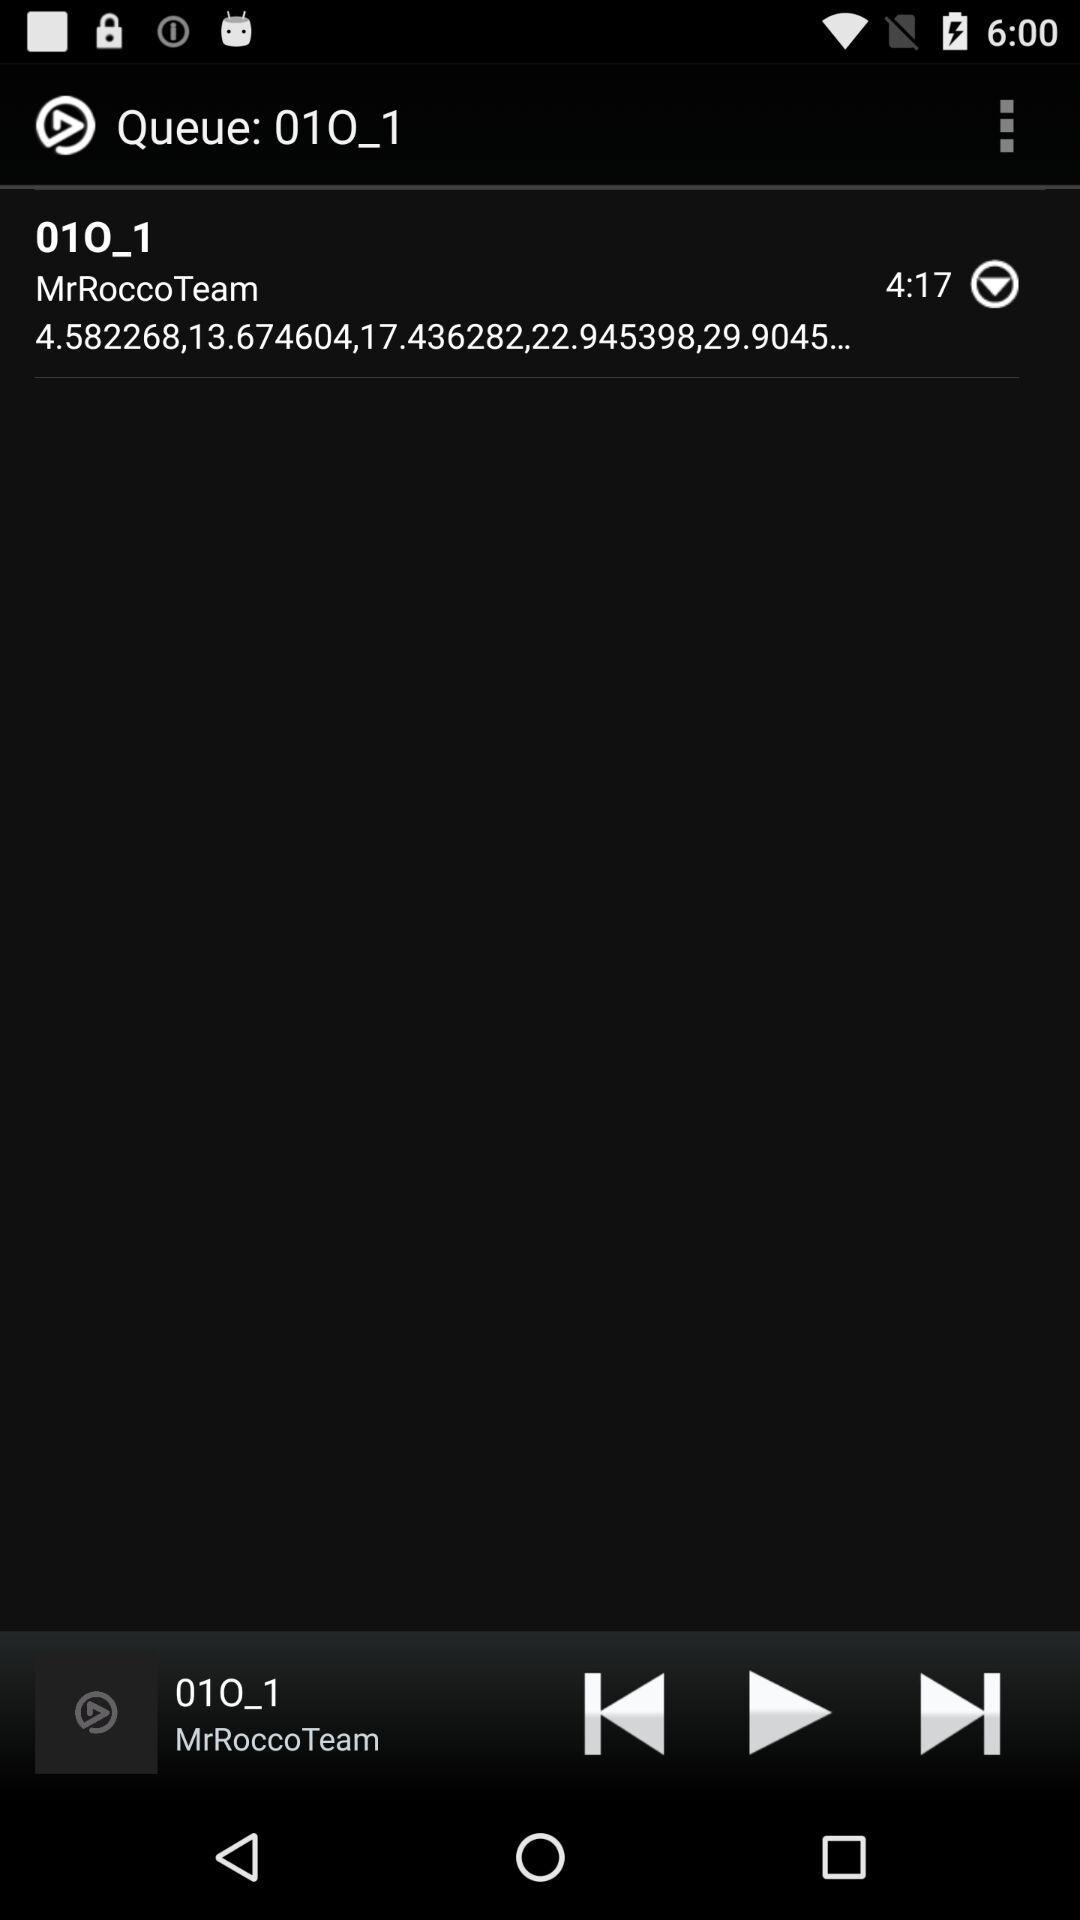  Describe the element at coordinates (959, 1832) in the screenshot. I see `the skip_next icon` at that location.